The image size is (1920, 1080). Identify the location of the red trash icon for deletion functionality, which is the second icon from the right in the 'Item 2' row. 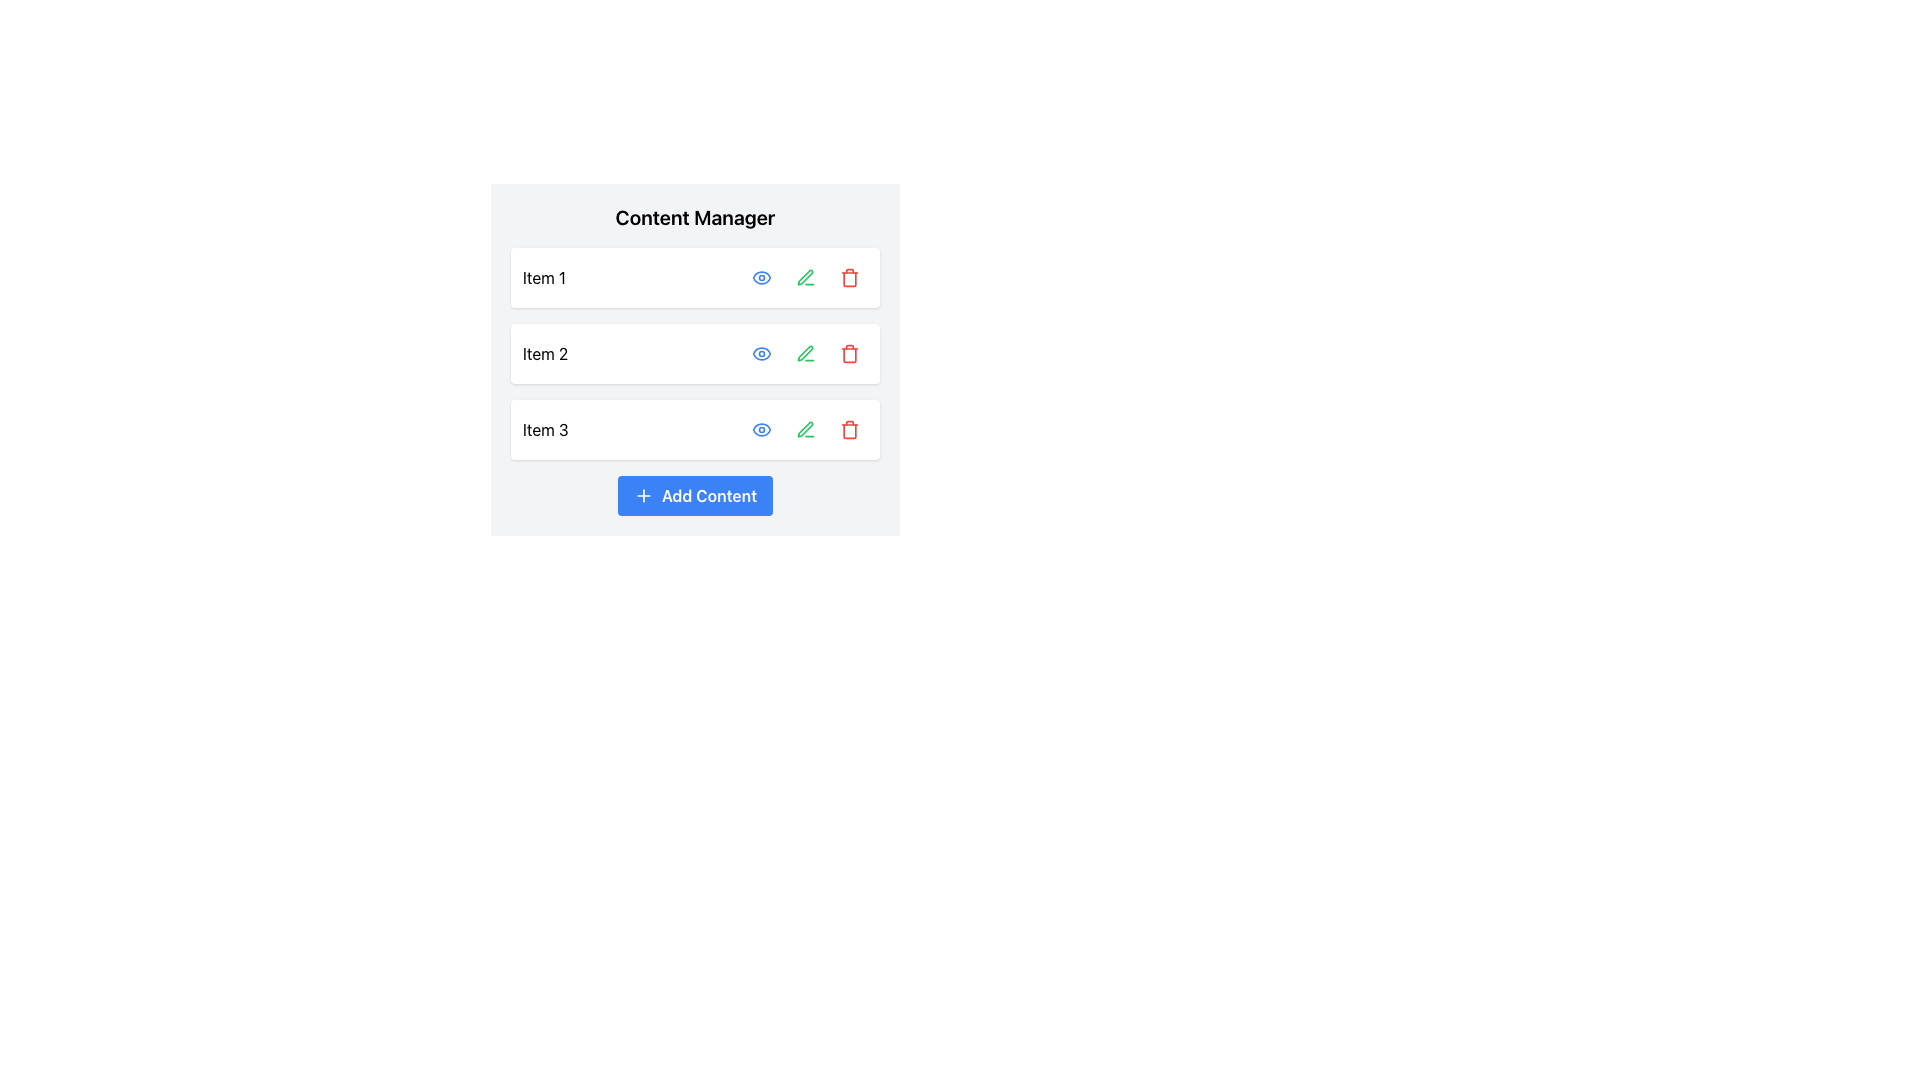
(849, 353).